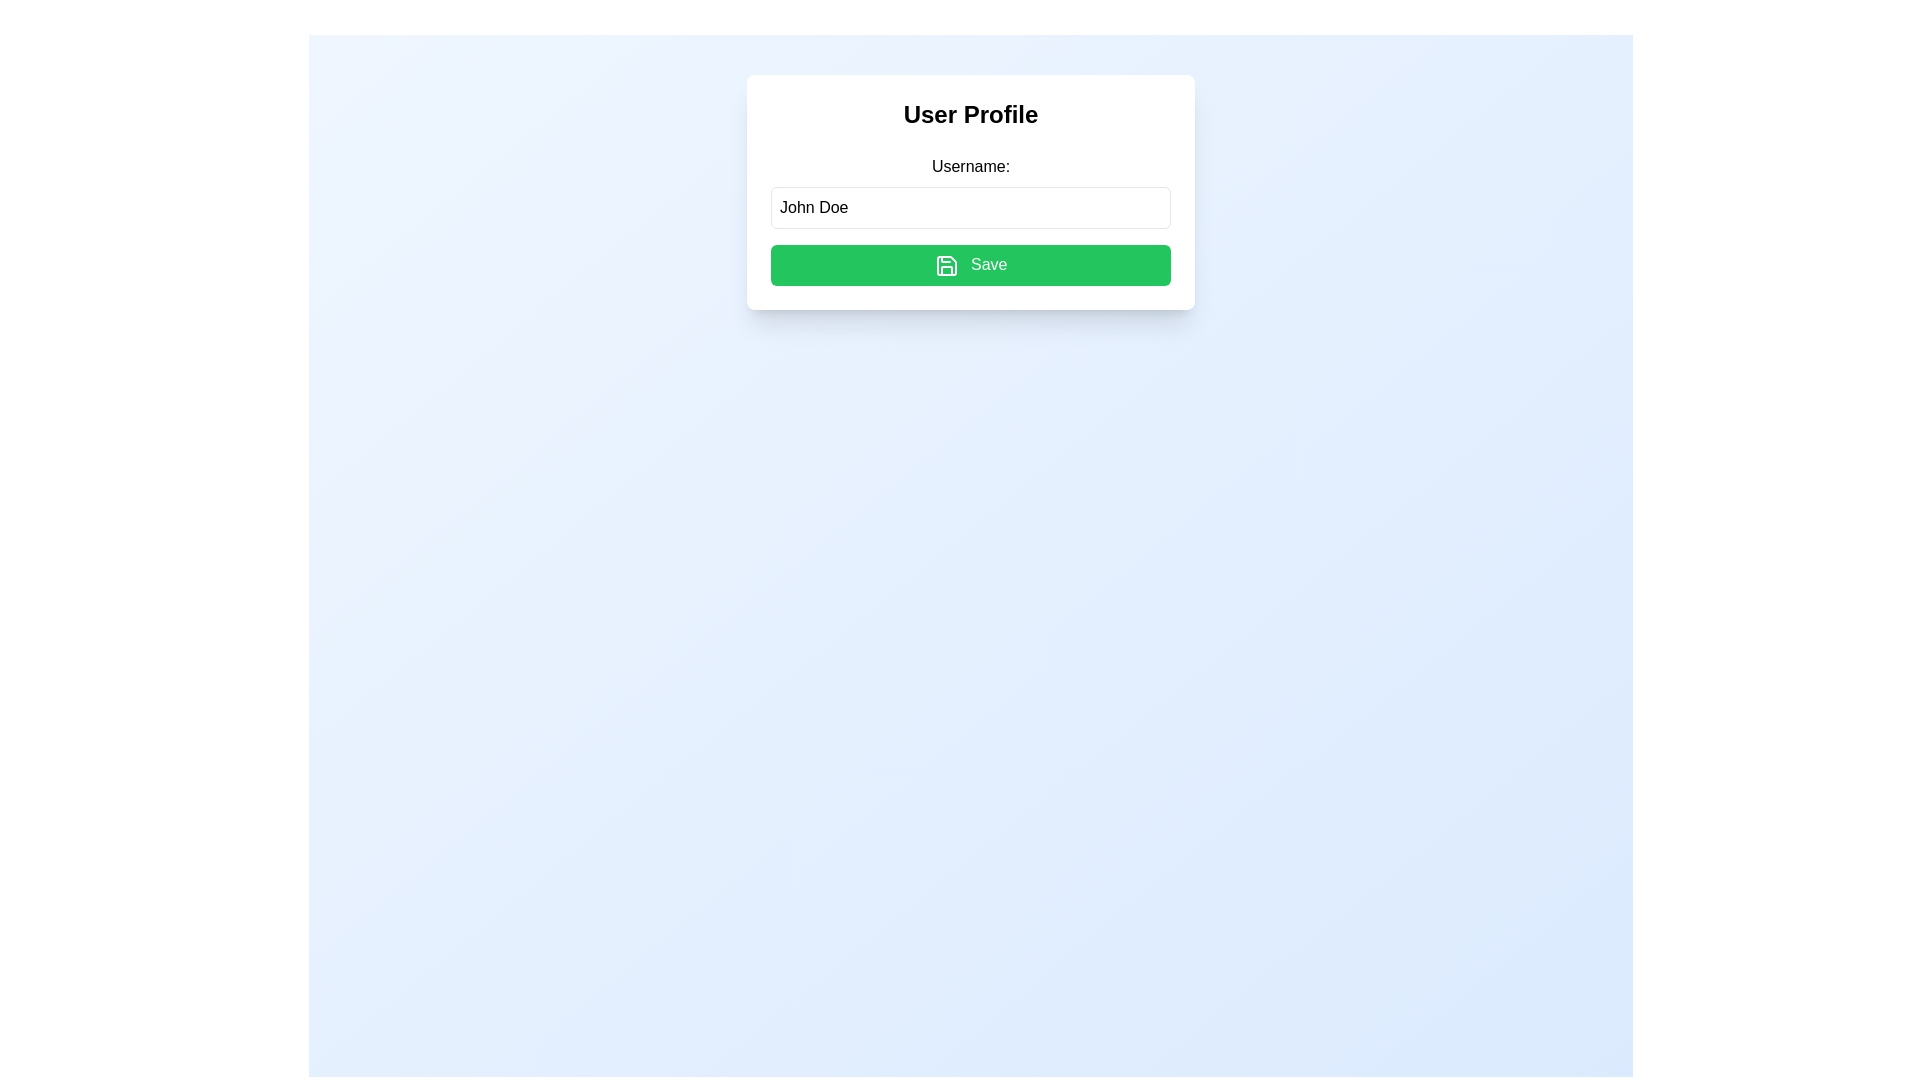  I want to click on text block stating 'User Profile' which is displayed in a bold and large font size at the top of a white card, so click(970, 115).